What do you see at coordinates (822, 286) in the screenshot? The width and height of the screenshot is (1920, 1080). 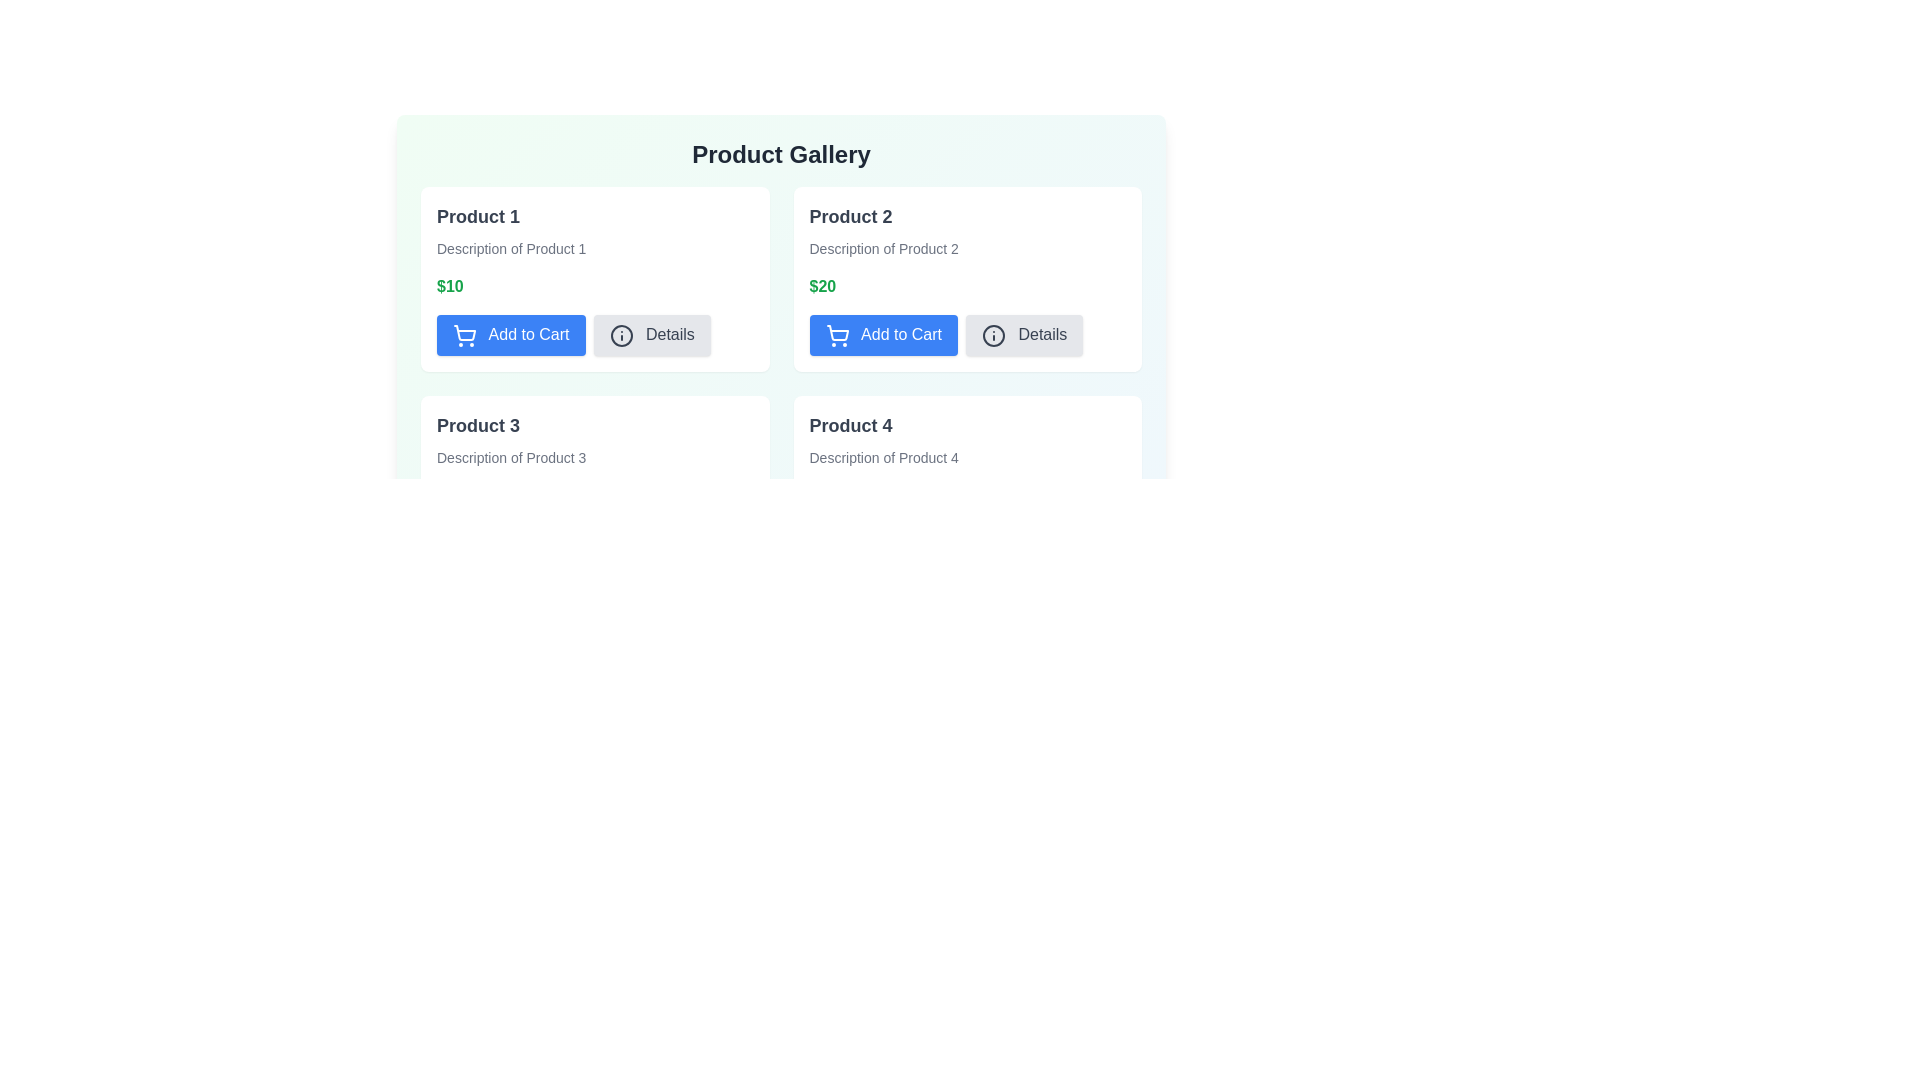 I see `the text displaying the price '$20', which is styled in medium green color and bold weight, located in the second product card, positioned below the product description and above the 'Add to Cart' button` at bounding box center [822, 286].